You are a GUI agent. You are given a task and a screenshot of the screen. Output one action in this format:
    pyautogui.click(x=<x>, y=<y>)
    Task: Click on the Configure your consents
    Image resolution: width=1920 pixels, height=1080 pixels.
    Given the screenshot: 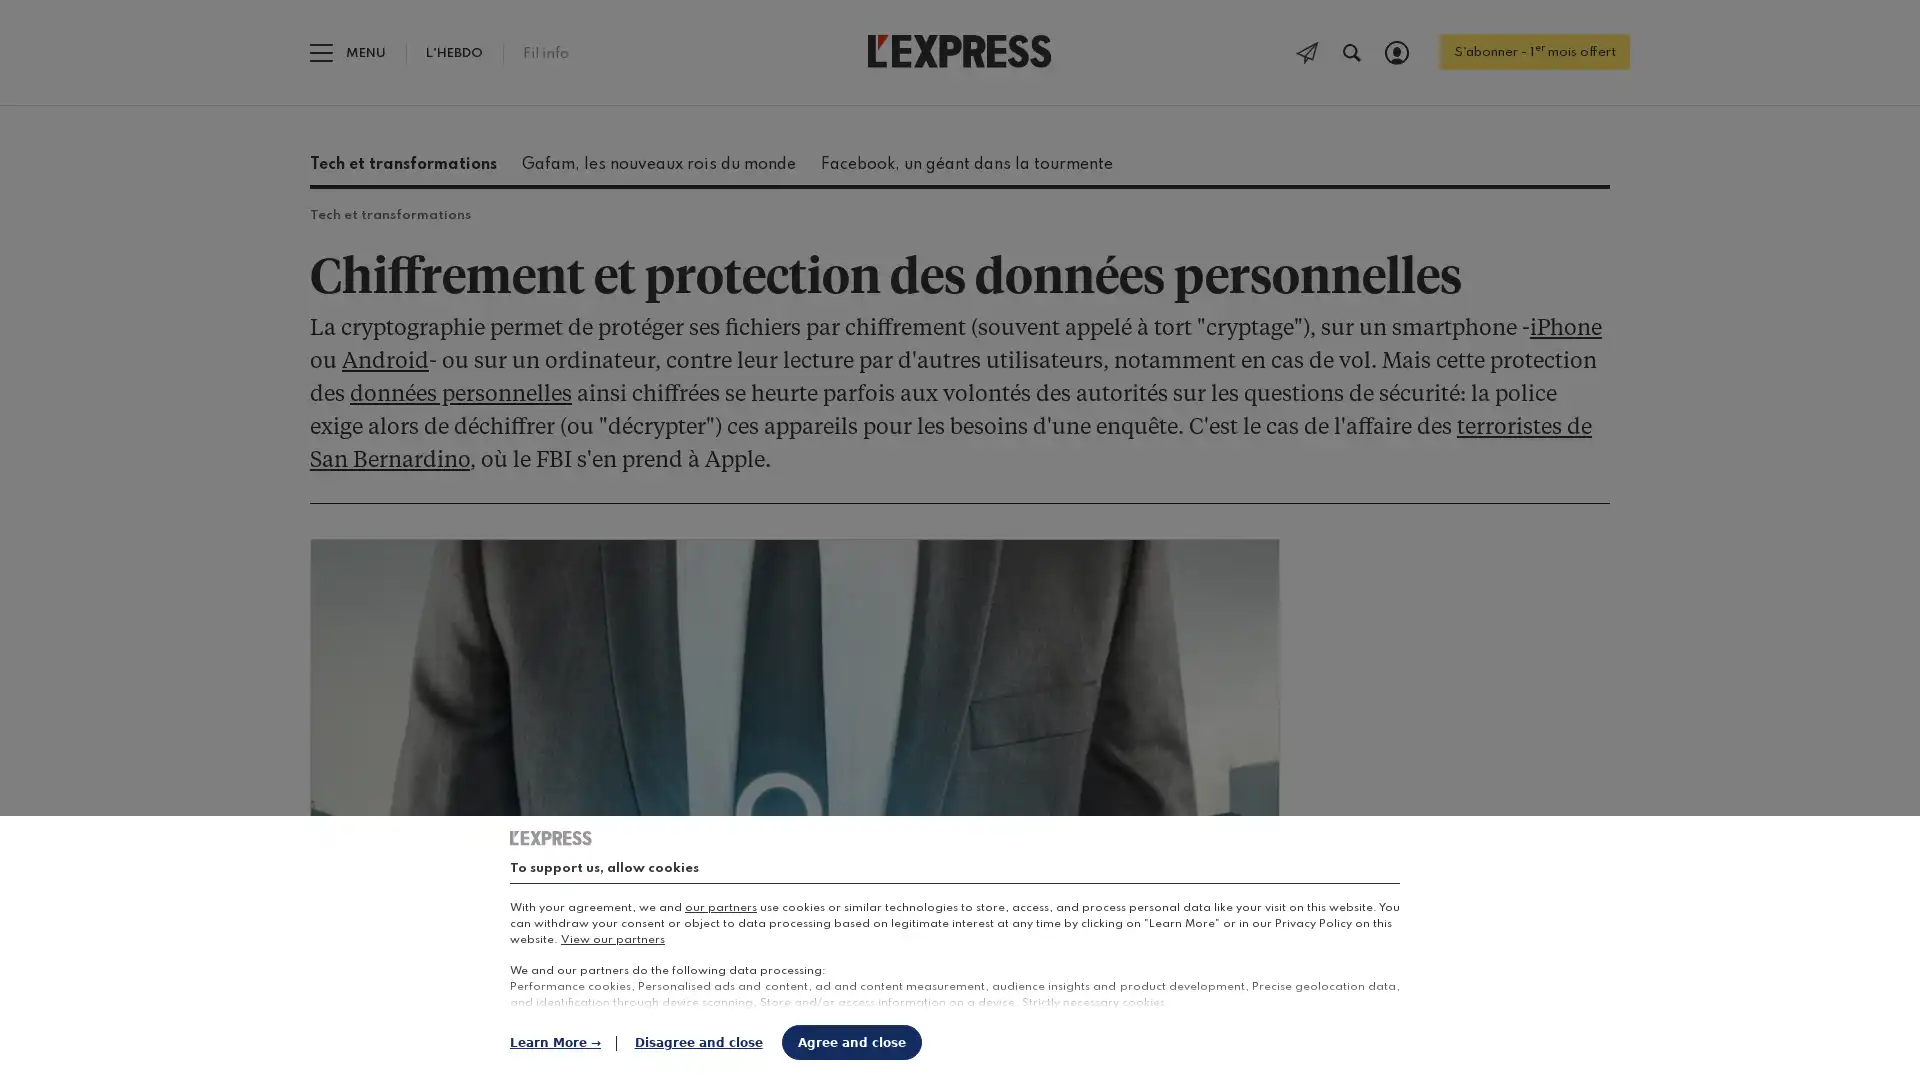 What is the action you would take?
    pyautogui.click(x=562, y=1041)
    